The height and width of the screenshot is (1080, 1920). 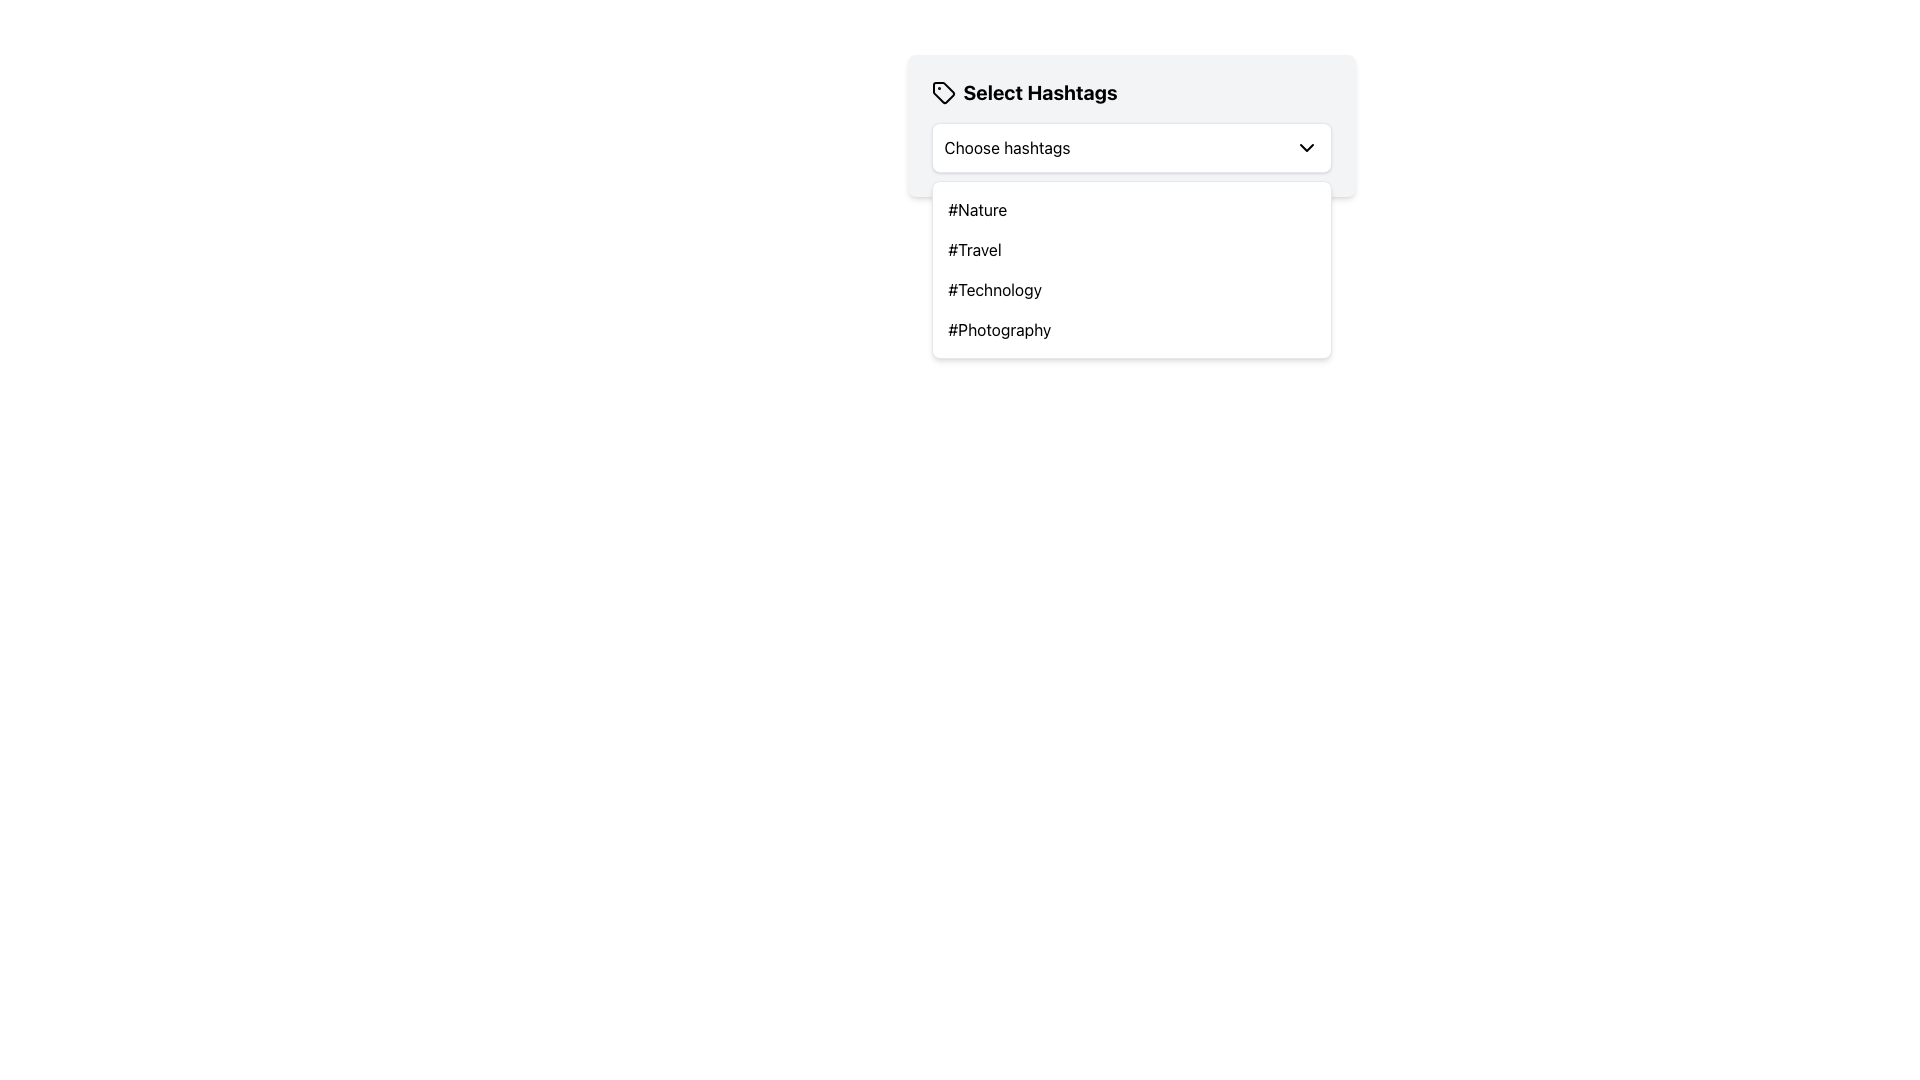 I want to click on the text label displaying '#Technology' in black font, which is the third option in the dropdown menu of hashtags, so click(x=995, y=289).